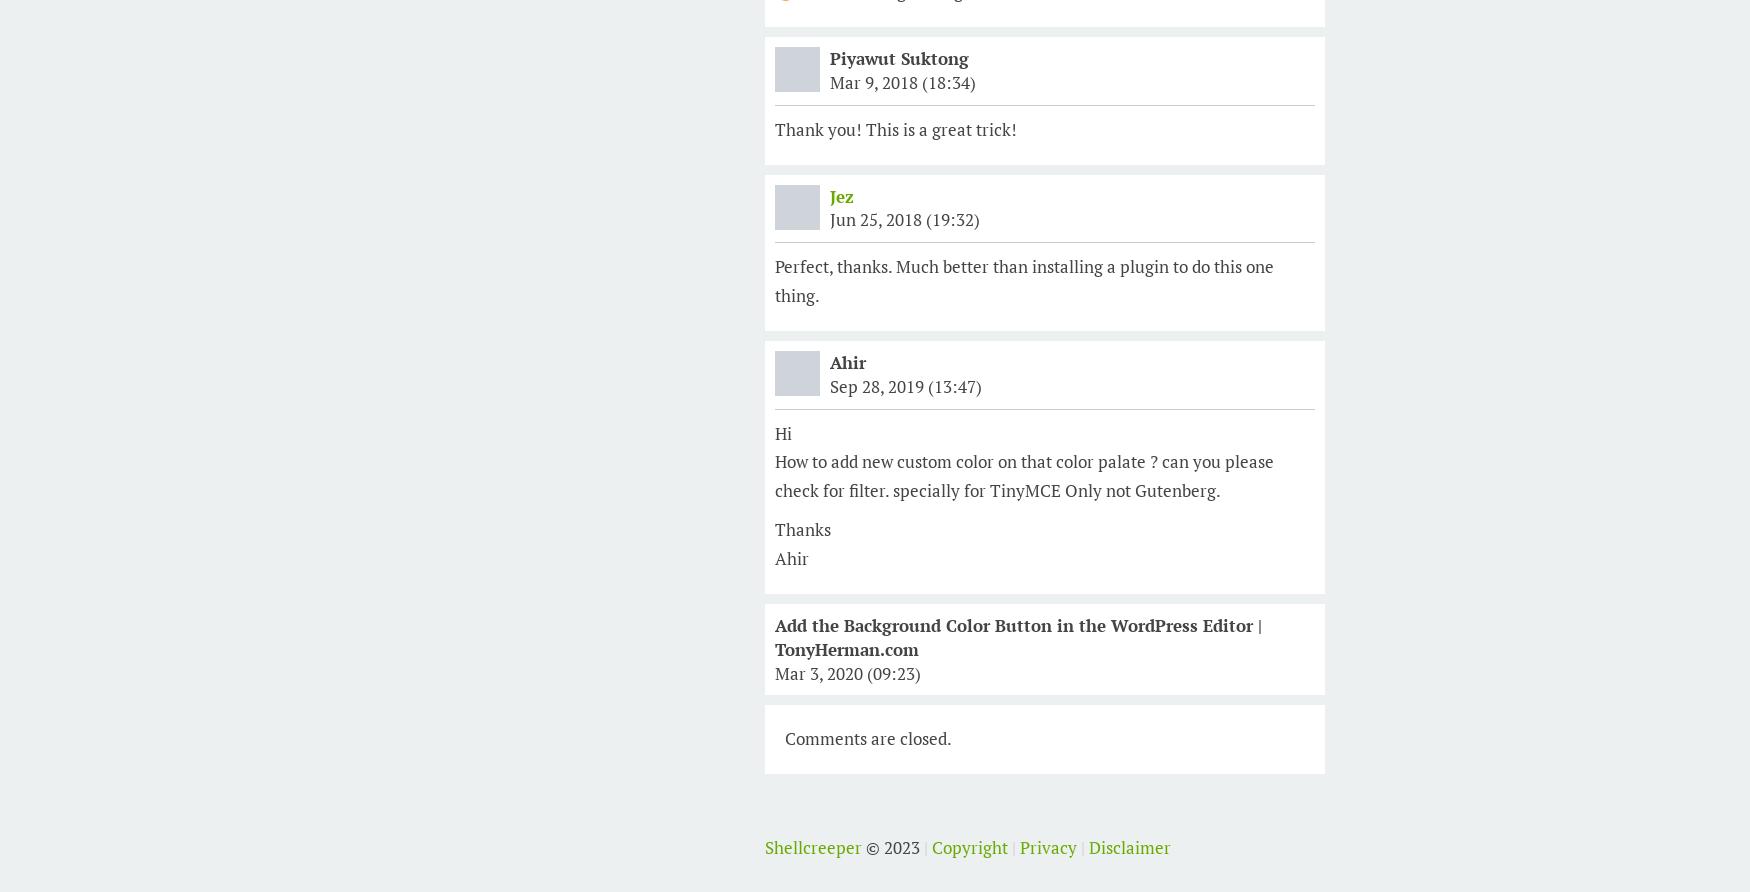 The image size is (1750, 892). Describe the element at coordinates (931, 846) in the screenshot. I see `'Copyright'` at that location.